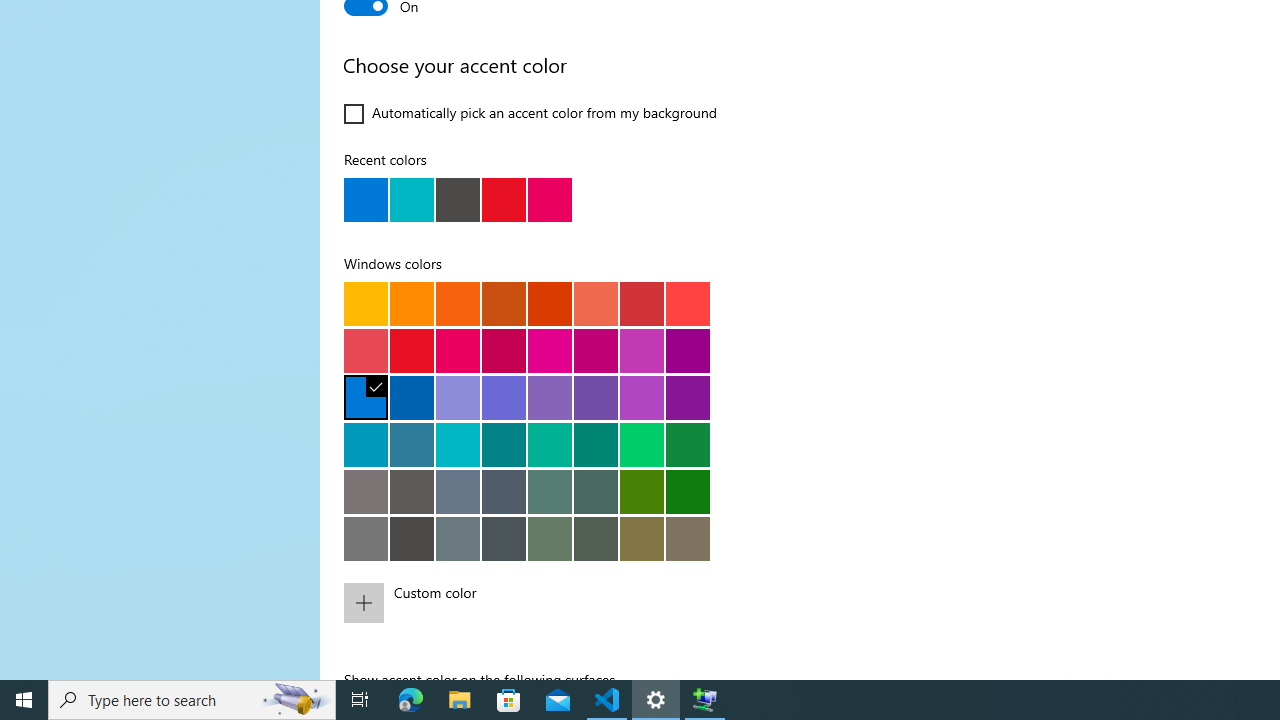 Image resolution: width=1280 pixels, height=720 pixels. What do you see at coordinates (594, 537) in the screenshot?
I see `'Sage'` at bounding box center [594, 537].